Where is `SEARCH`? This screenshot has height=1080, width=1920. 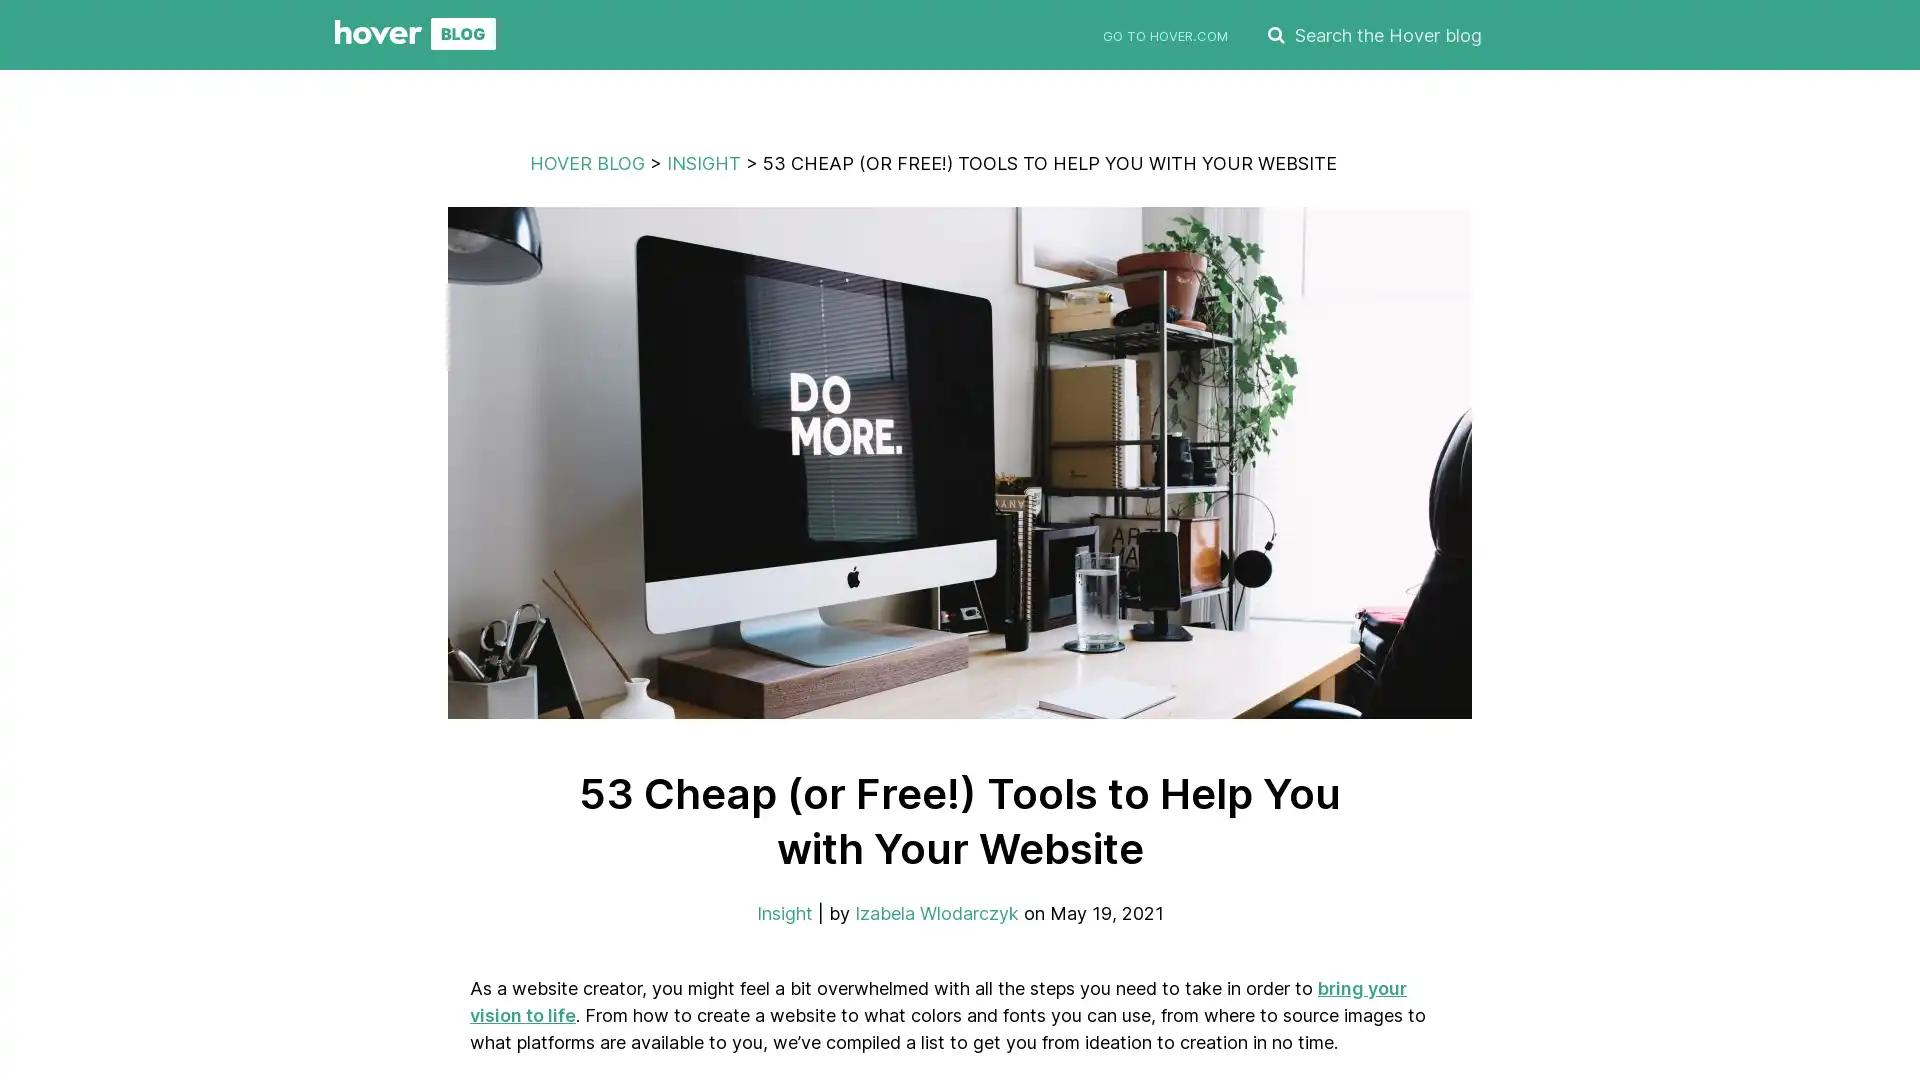 SEARCH is located at coordinates (1275, 34).